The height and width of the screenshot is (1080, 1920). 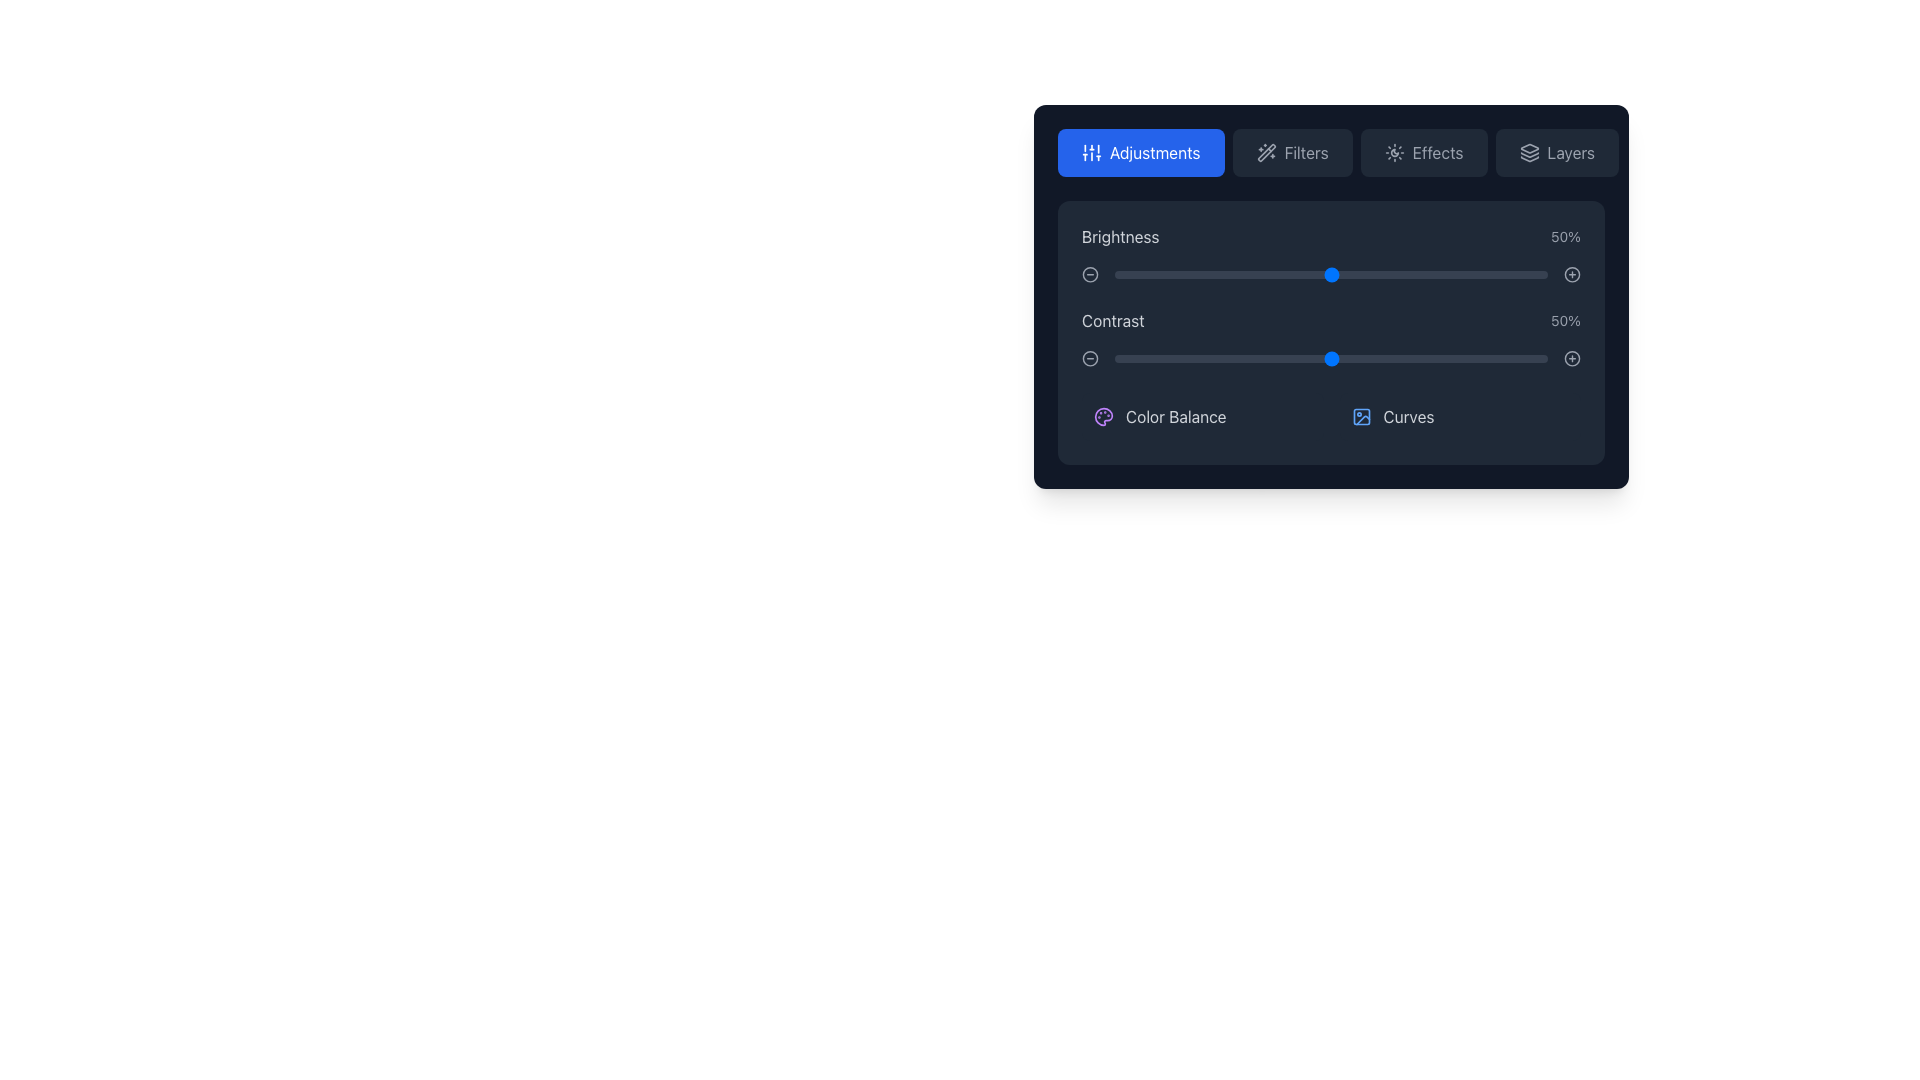 What do you see at coordinates (1270, 274) in the screenshot?
I see `the brightness value` at bounding box center [1270, 274].